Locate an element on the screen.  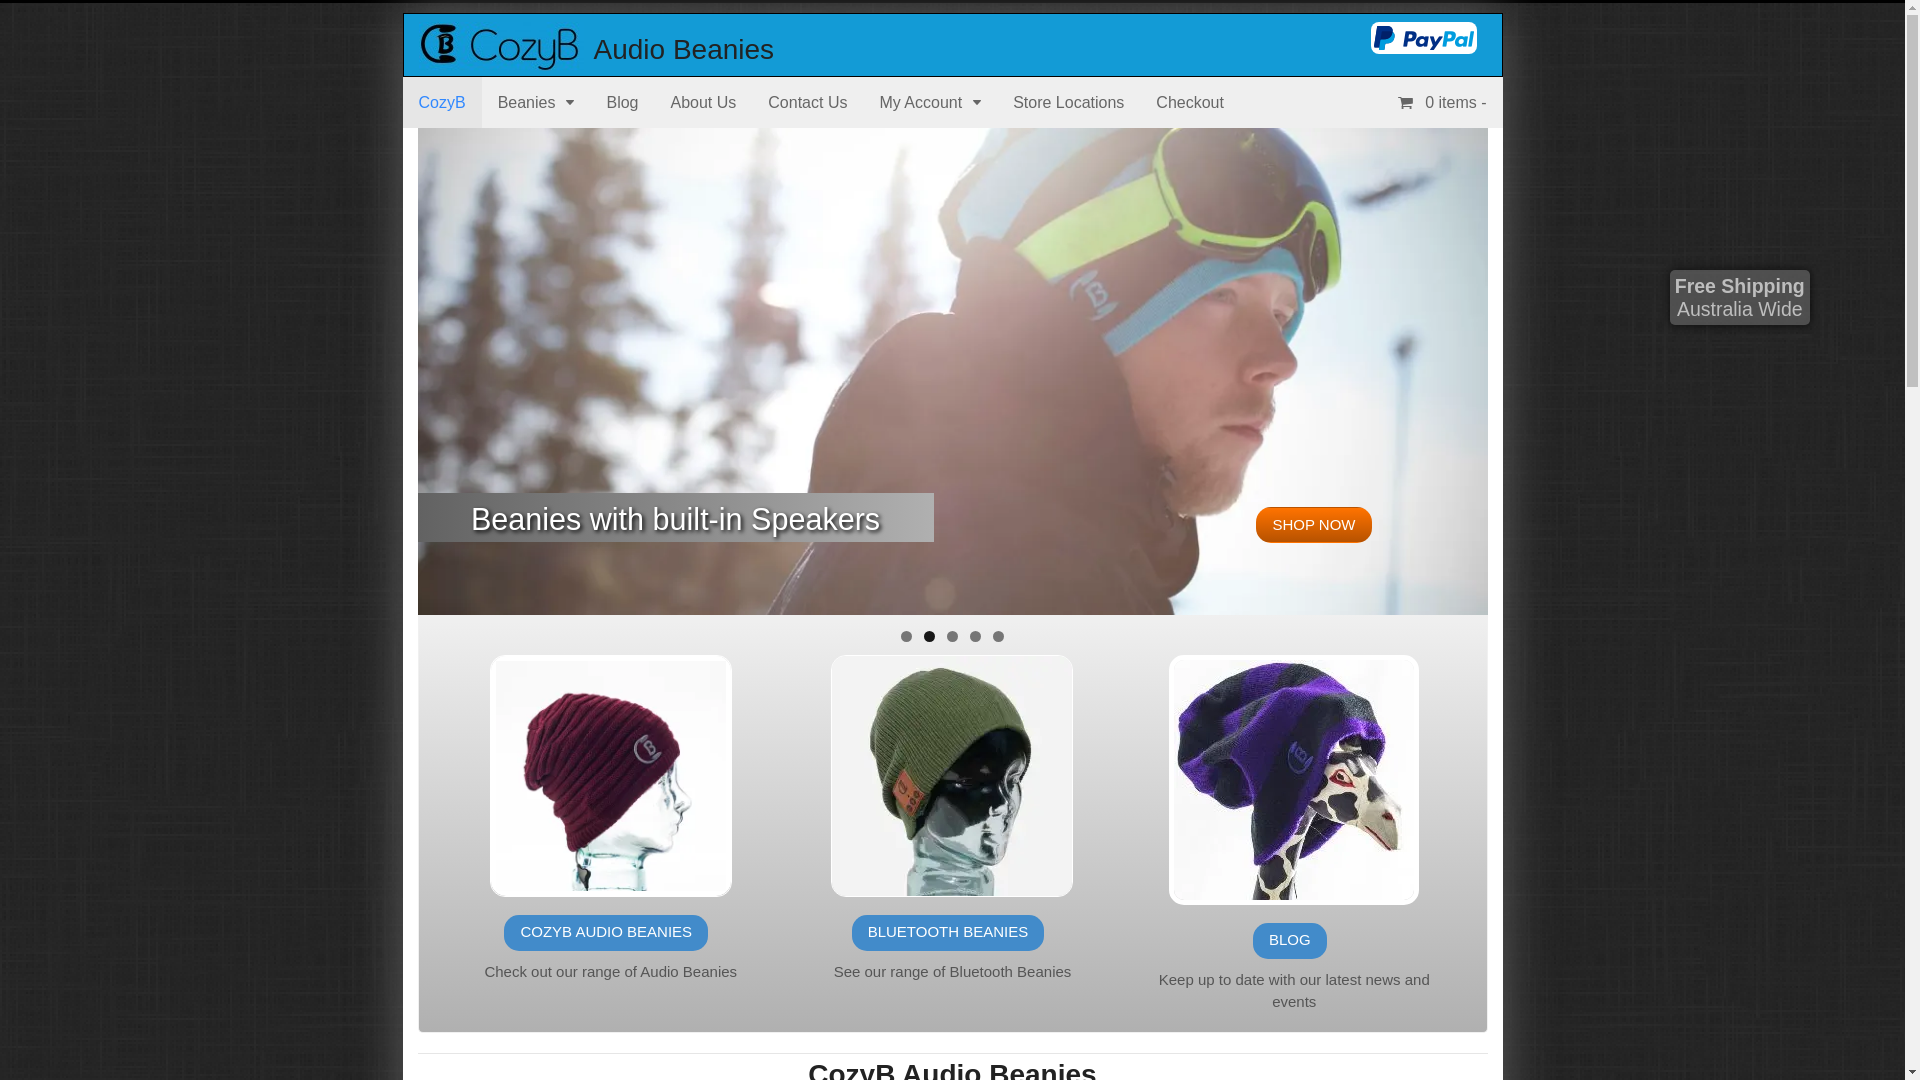
'4' is located at coordinates (975, 636).